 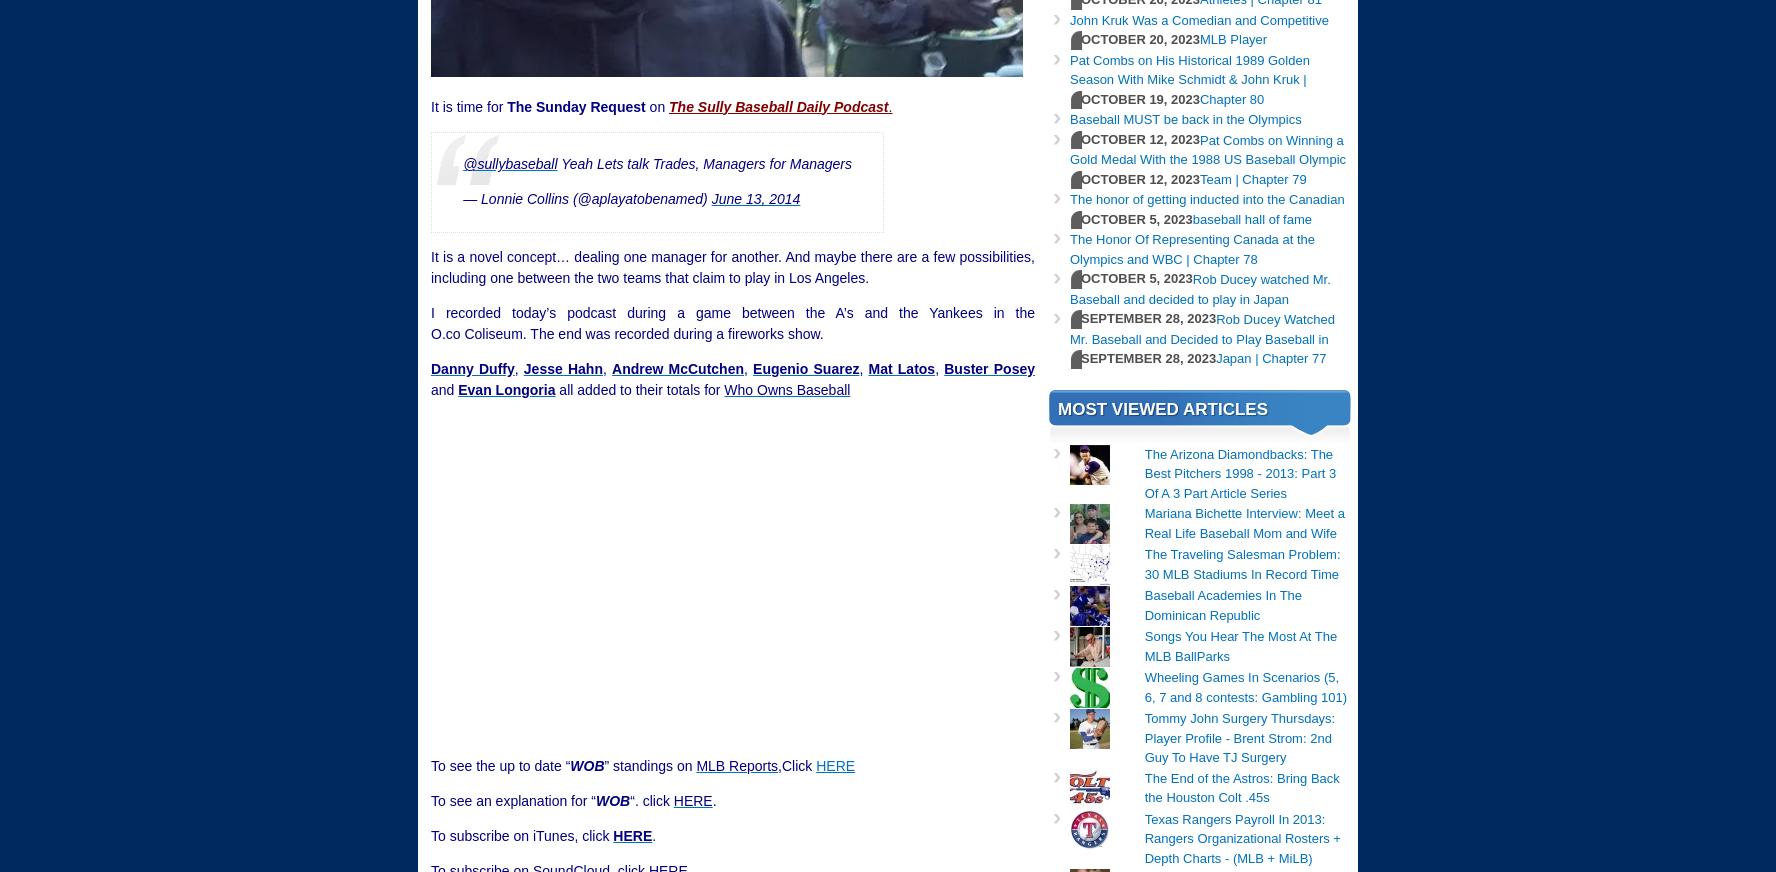 What do you see at coordinates (1143, 604) in the screenshot?
I see `'Baseball Academies In The Dominican Republic'` at bounding box center [1143, 604].